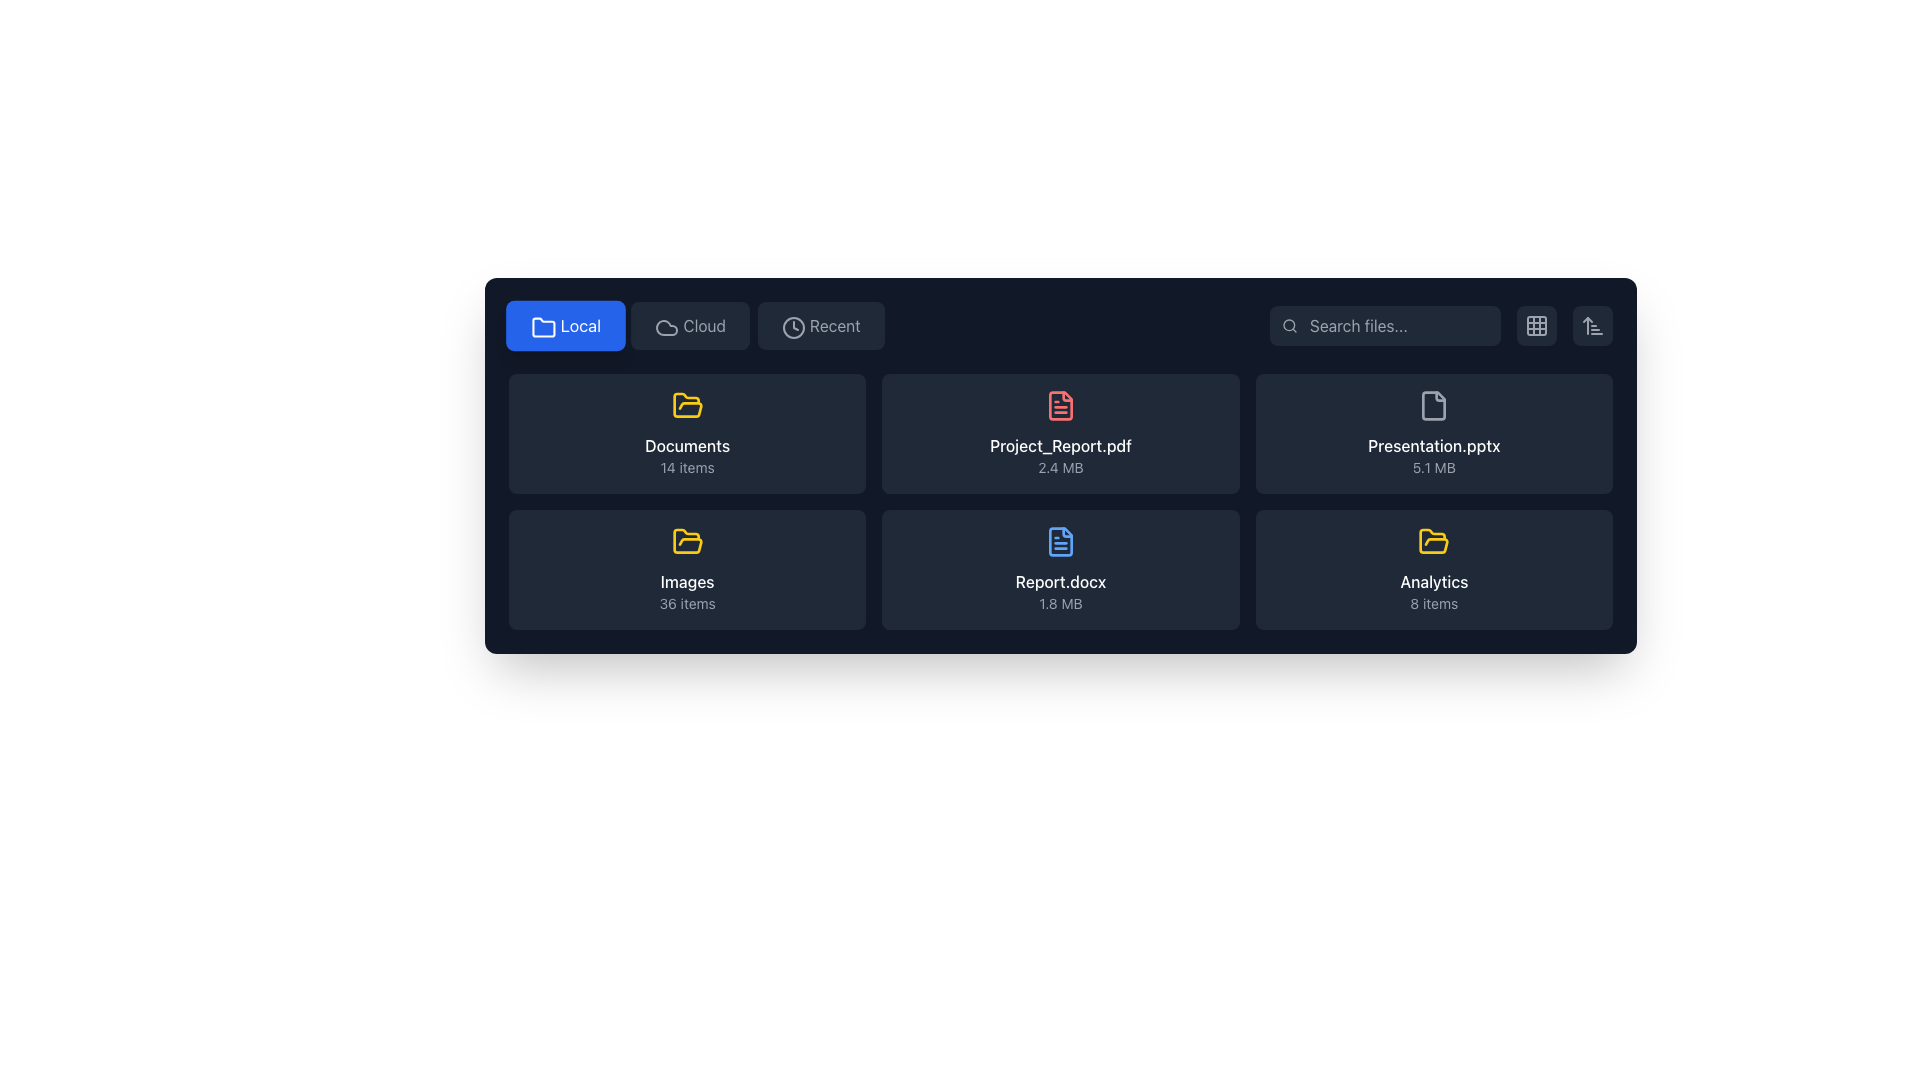 This screenshot has width=1920, height=1080. What do you see at coordinates (667, 326) in the screenshot?
I see `the cloud icon with a minimalistic line design located in the navigation bar` at bounding box center [667, 326].